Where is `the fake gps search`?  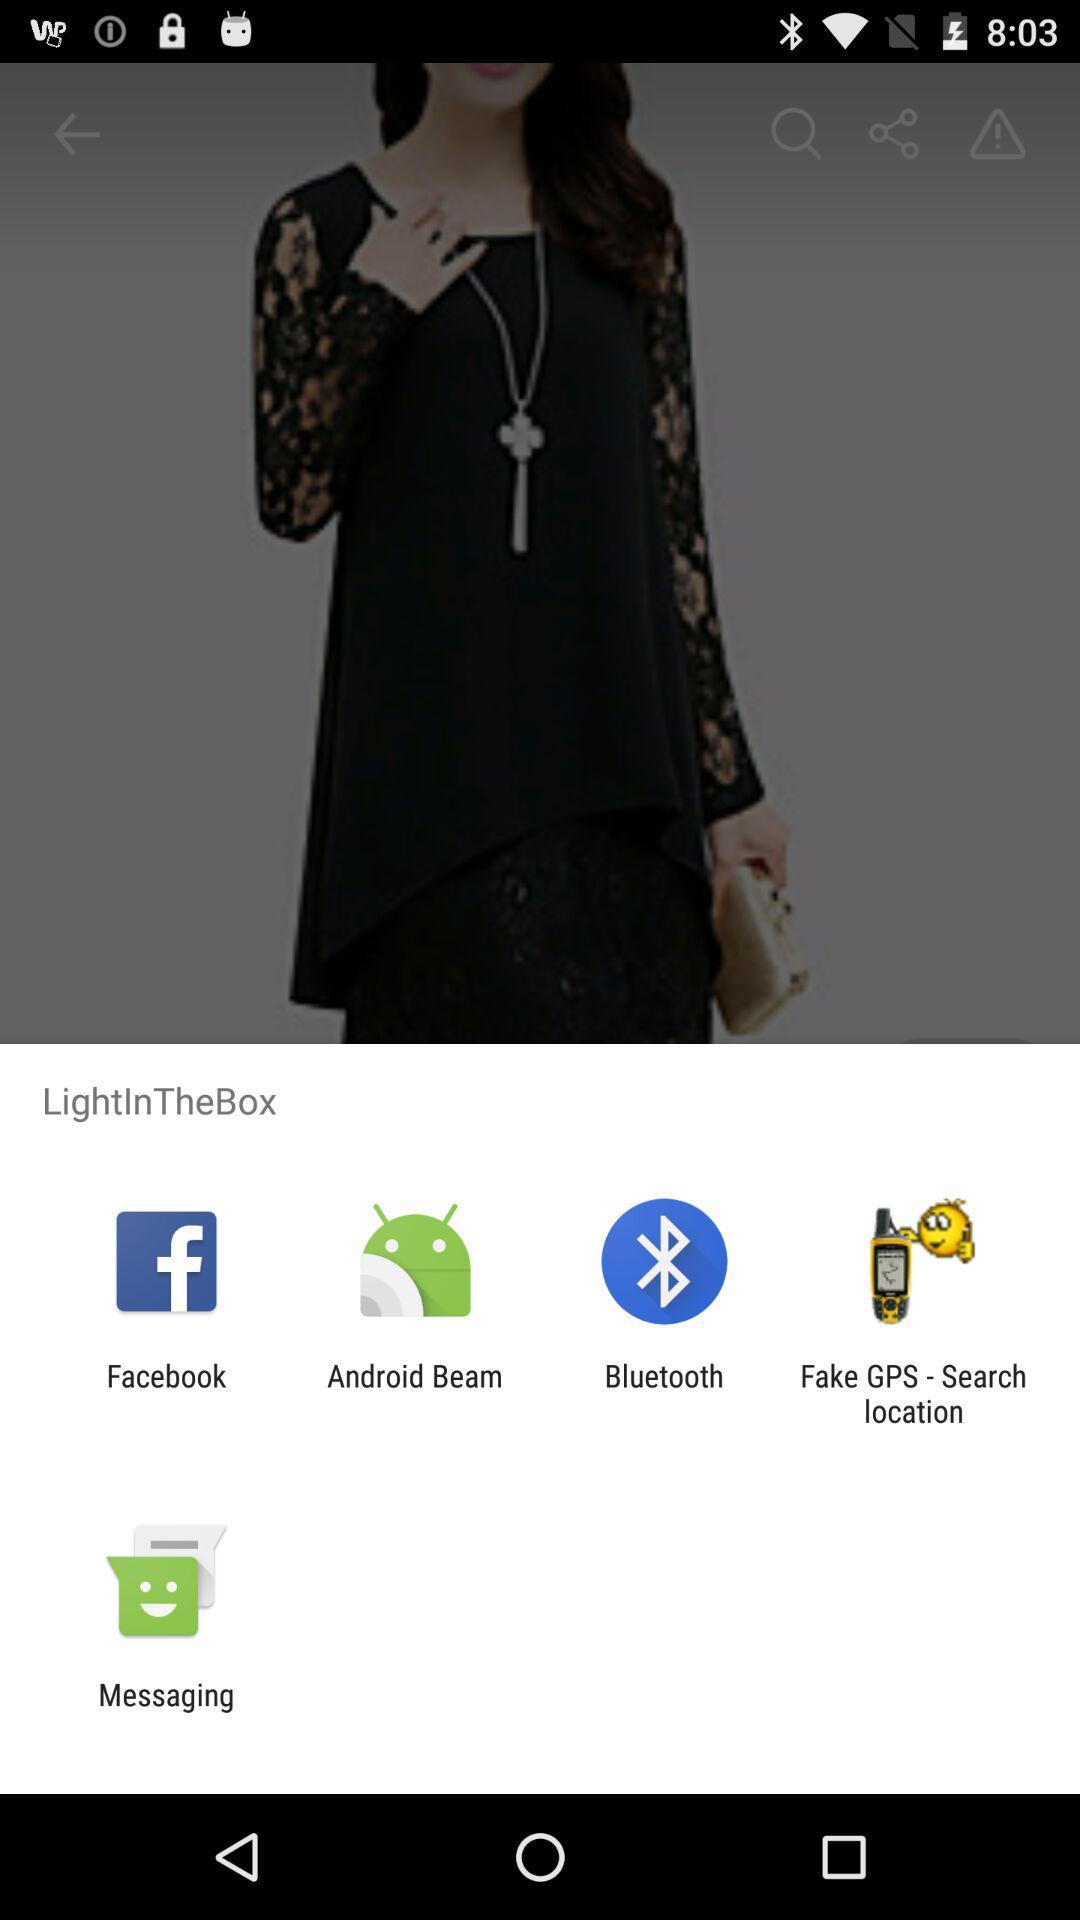
the fake gps search is located at coordinates (913, 1392).